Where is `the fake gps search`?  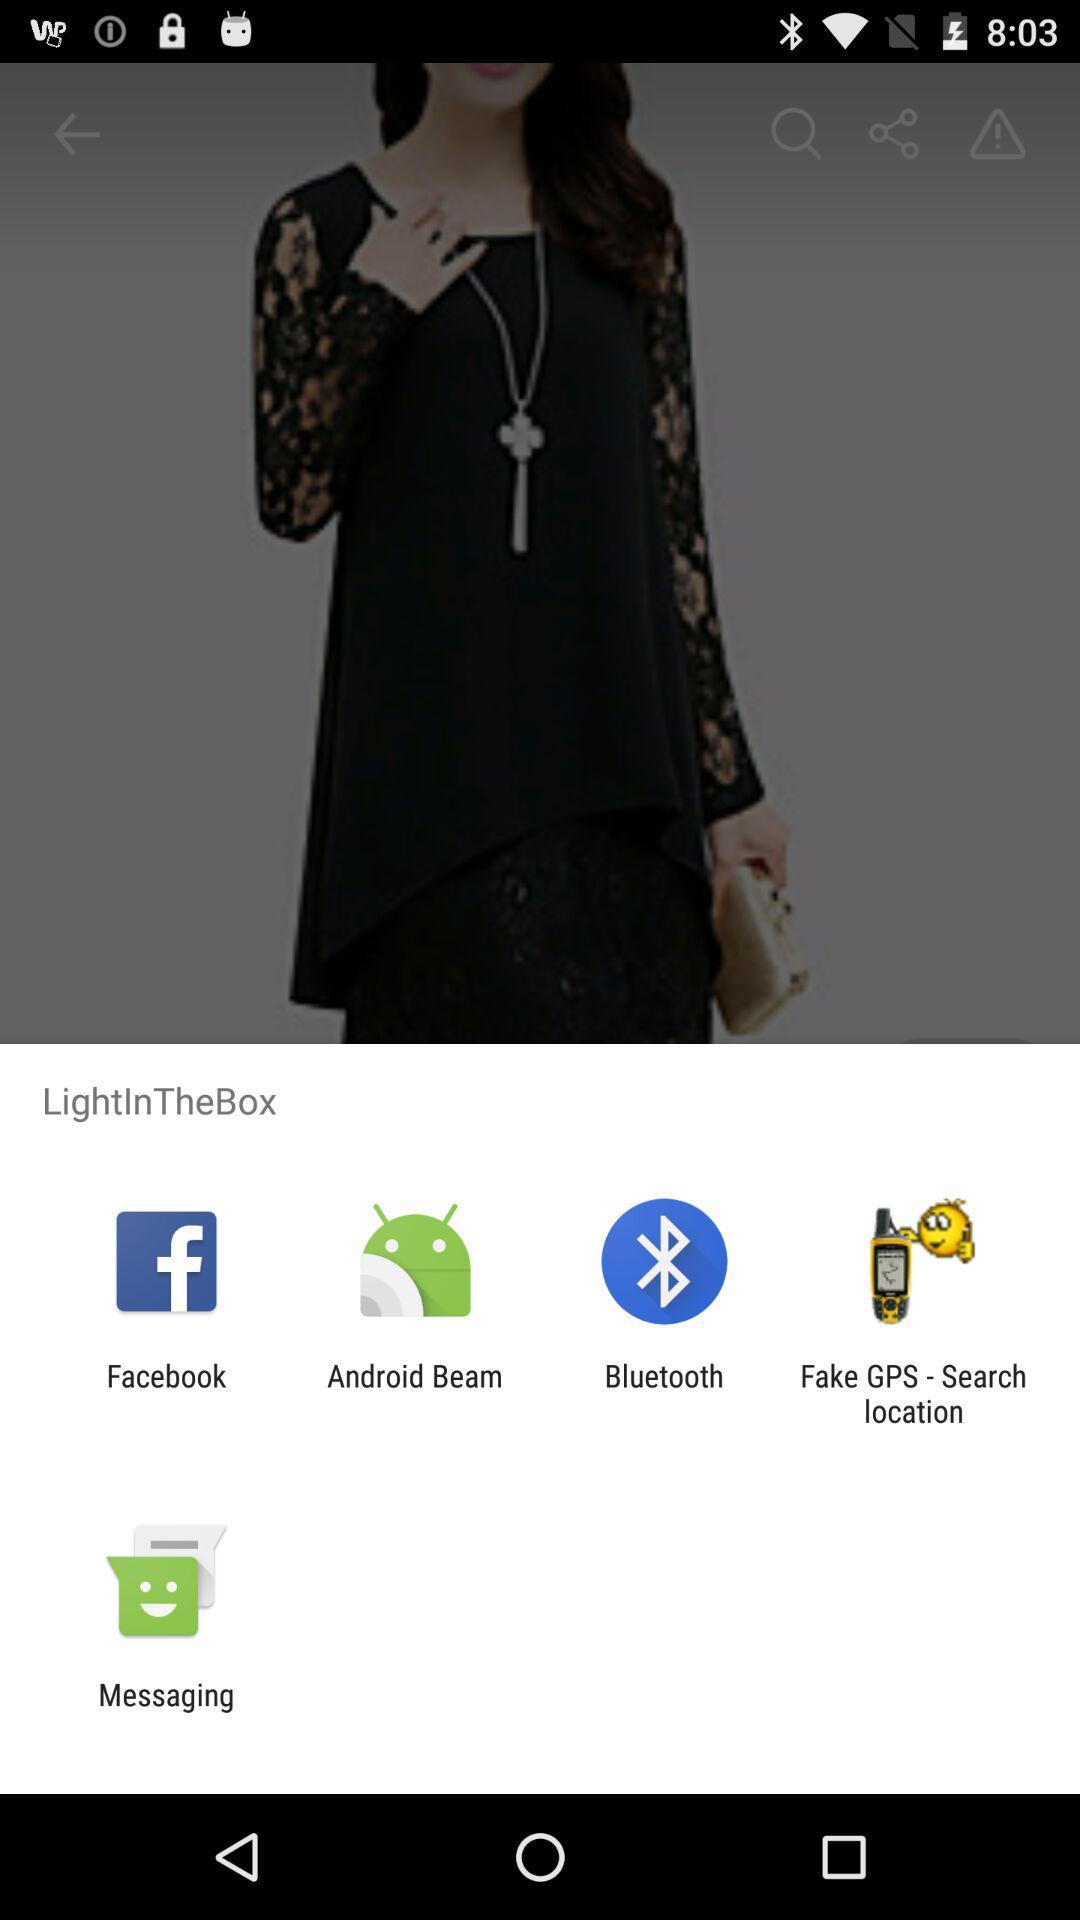
the fake gps search is located at coordinates (913, 1392).